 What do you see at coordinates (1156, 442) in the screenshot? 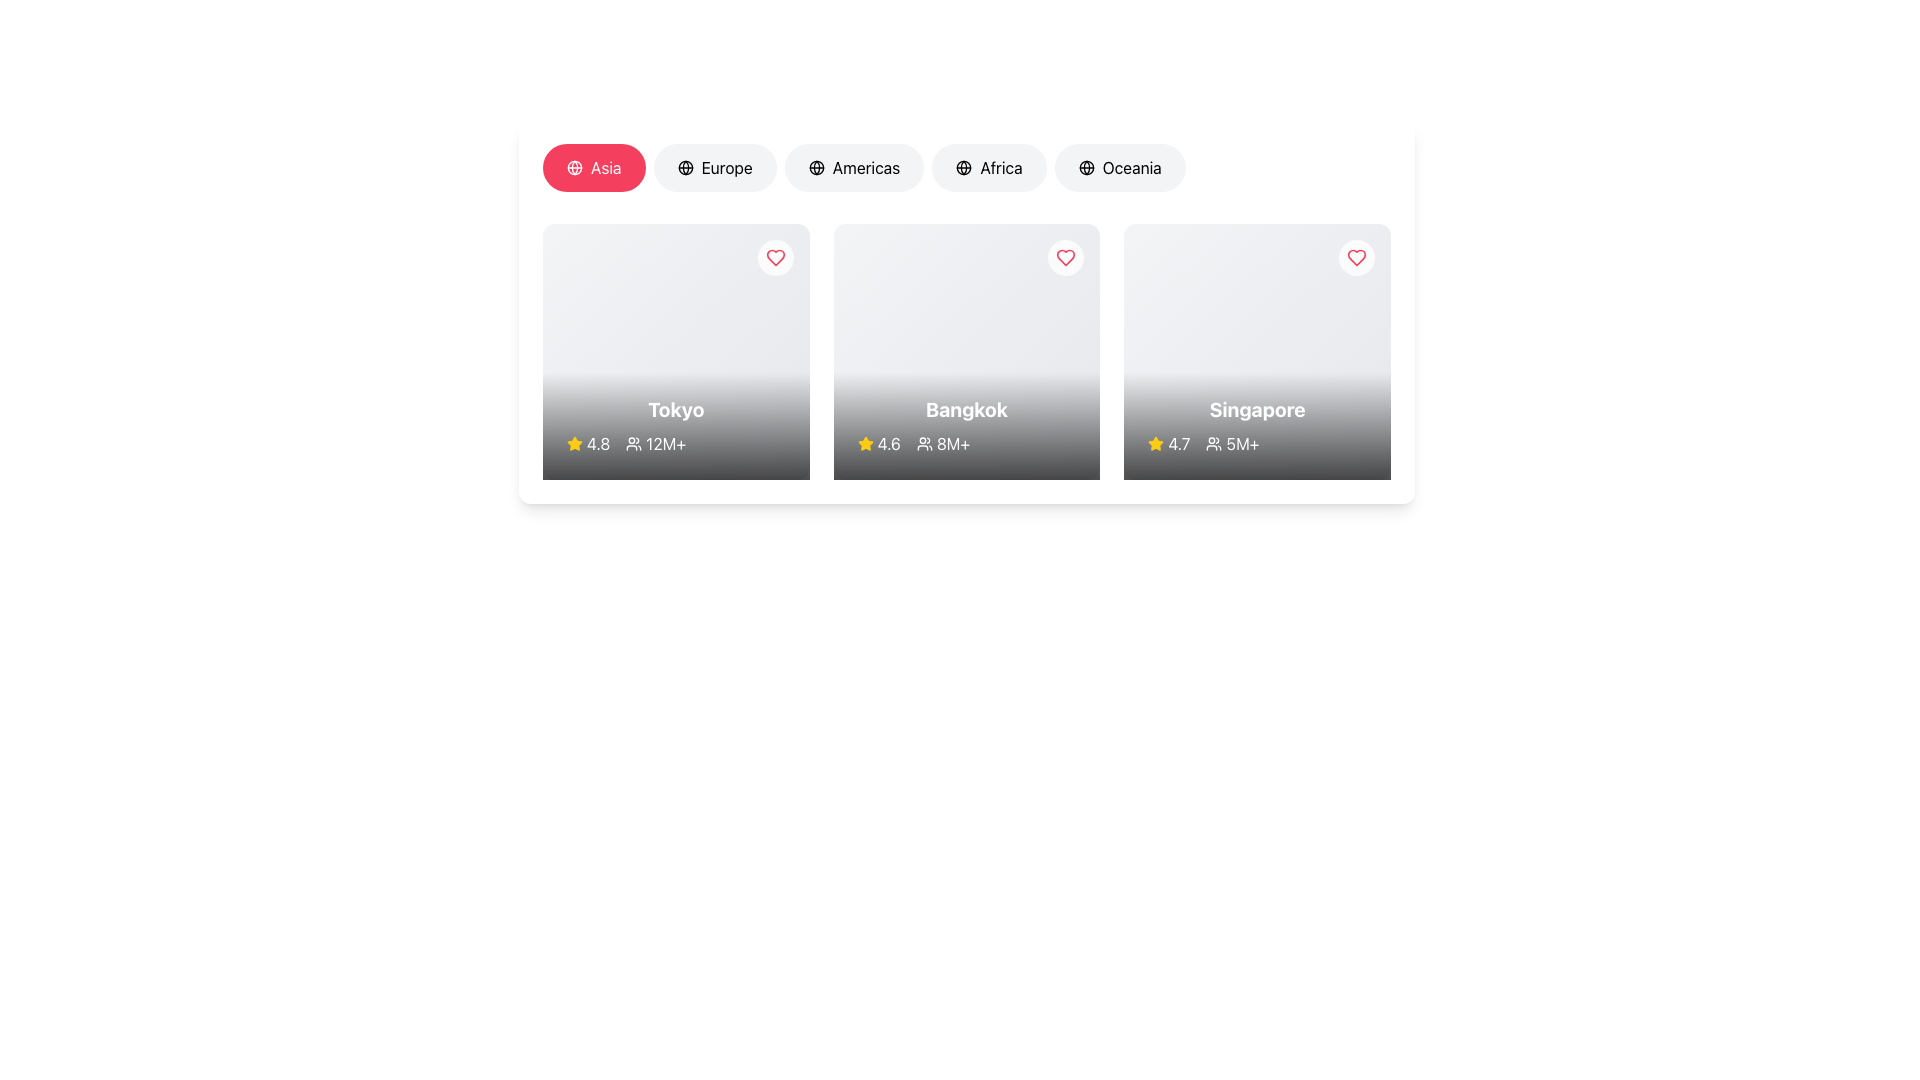
I see `the yellow star icon located to the immediate left of the white text '4.7', which serves as a rating indicator` at bounding box center [1156, 442].